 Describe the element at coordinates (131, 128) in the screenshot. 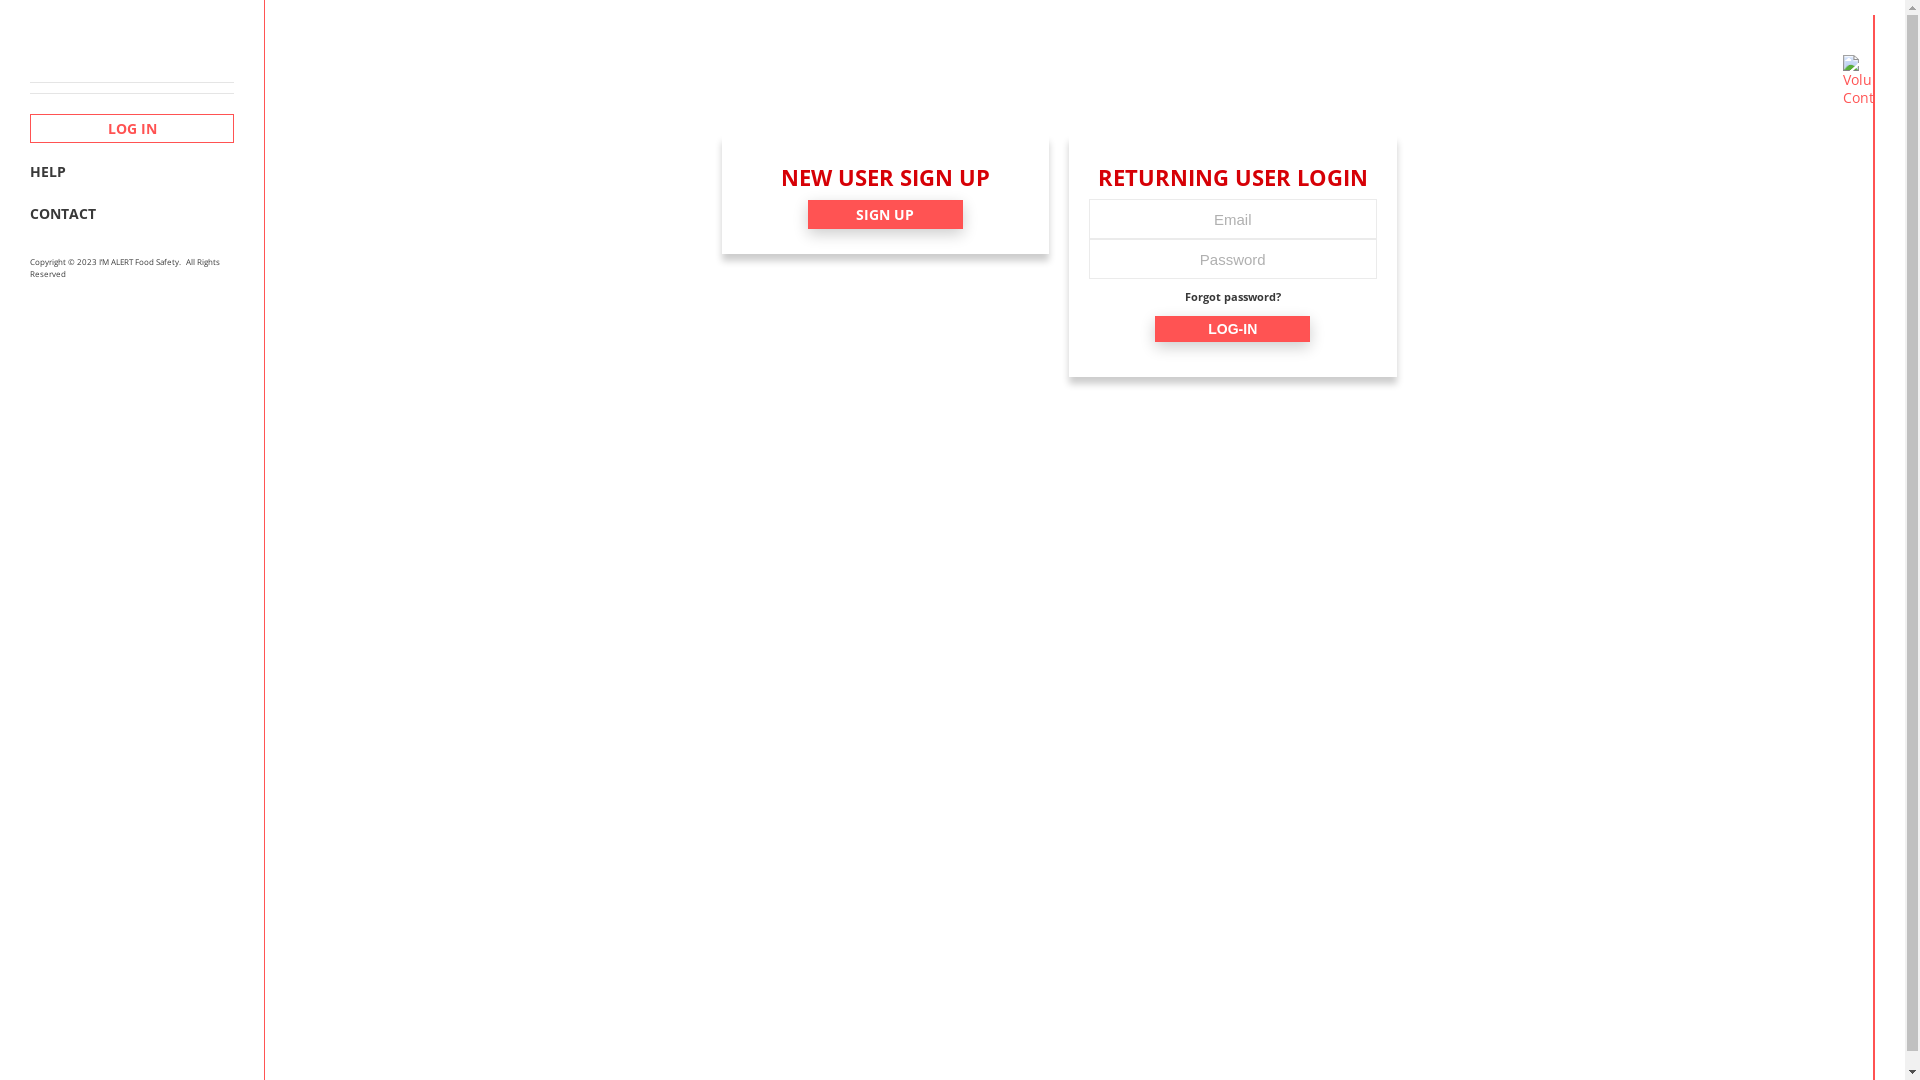

I see `'LOG IN'` at that location.